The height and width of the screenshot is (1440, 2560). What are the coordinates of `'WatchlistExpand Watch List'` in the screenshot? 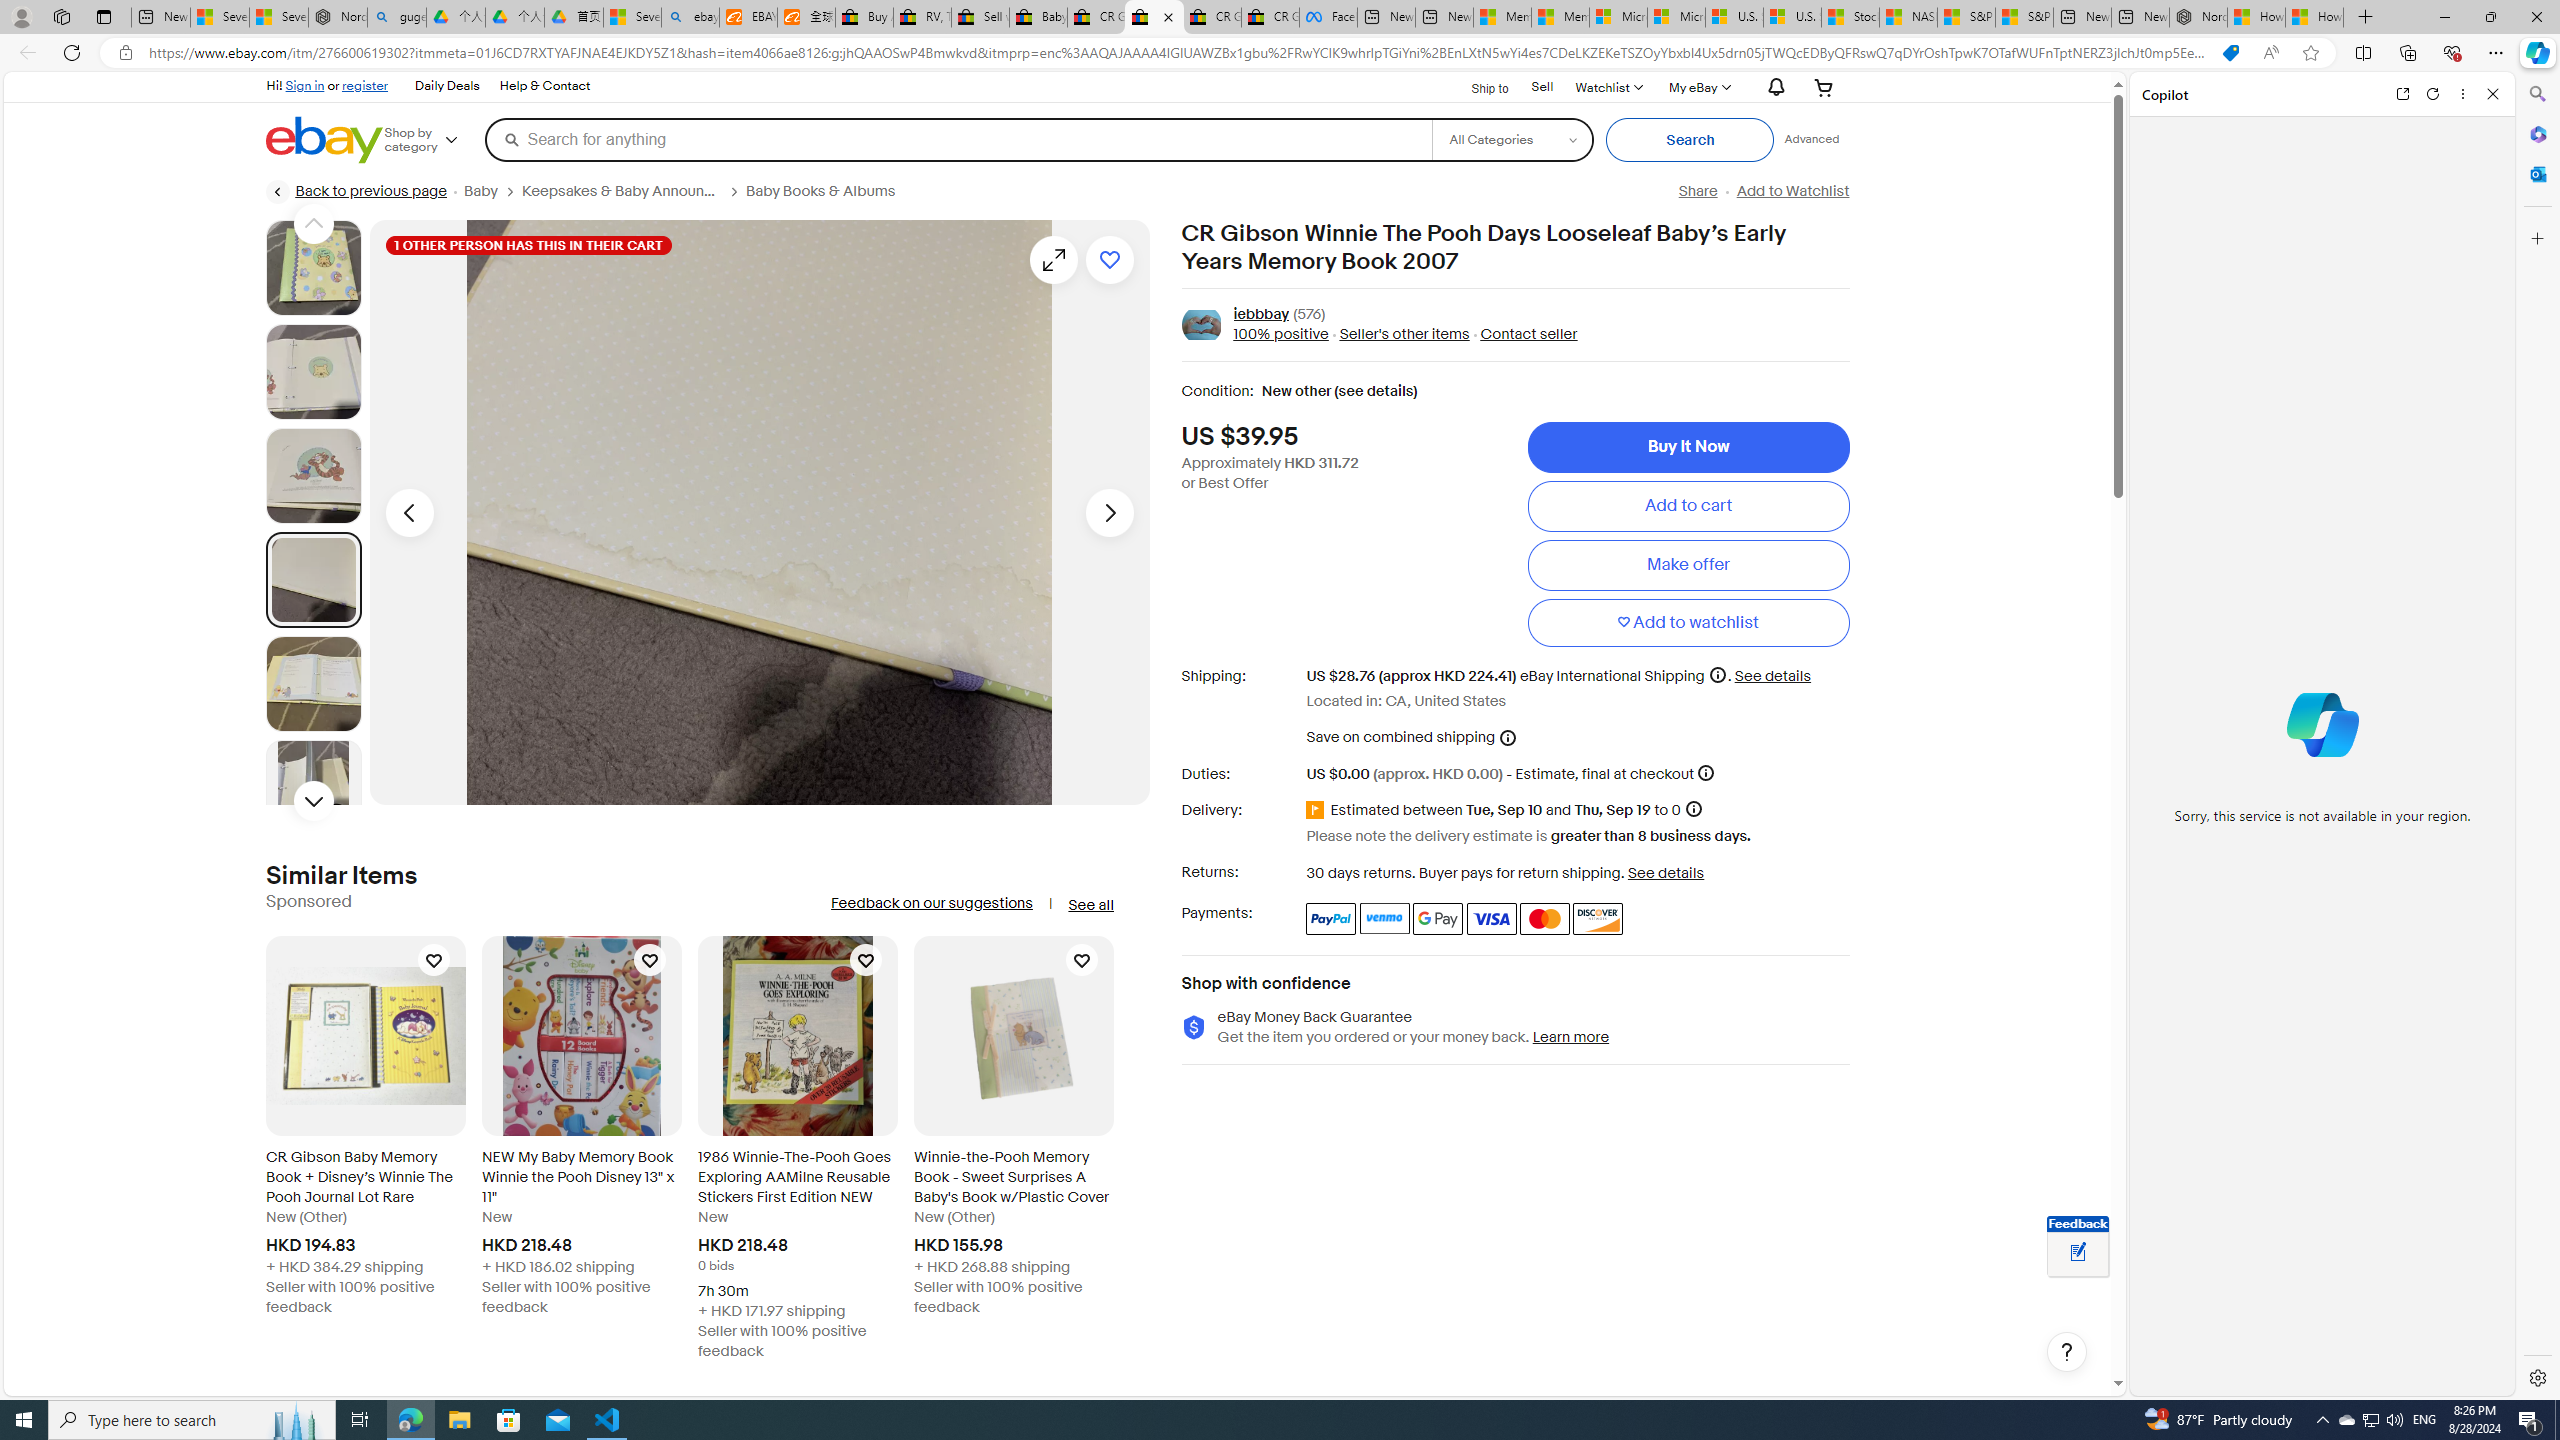 It's located at (1606, 87).